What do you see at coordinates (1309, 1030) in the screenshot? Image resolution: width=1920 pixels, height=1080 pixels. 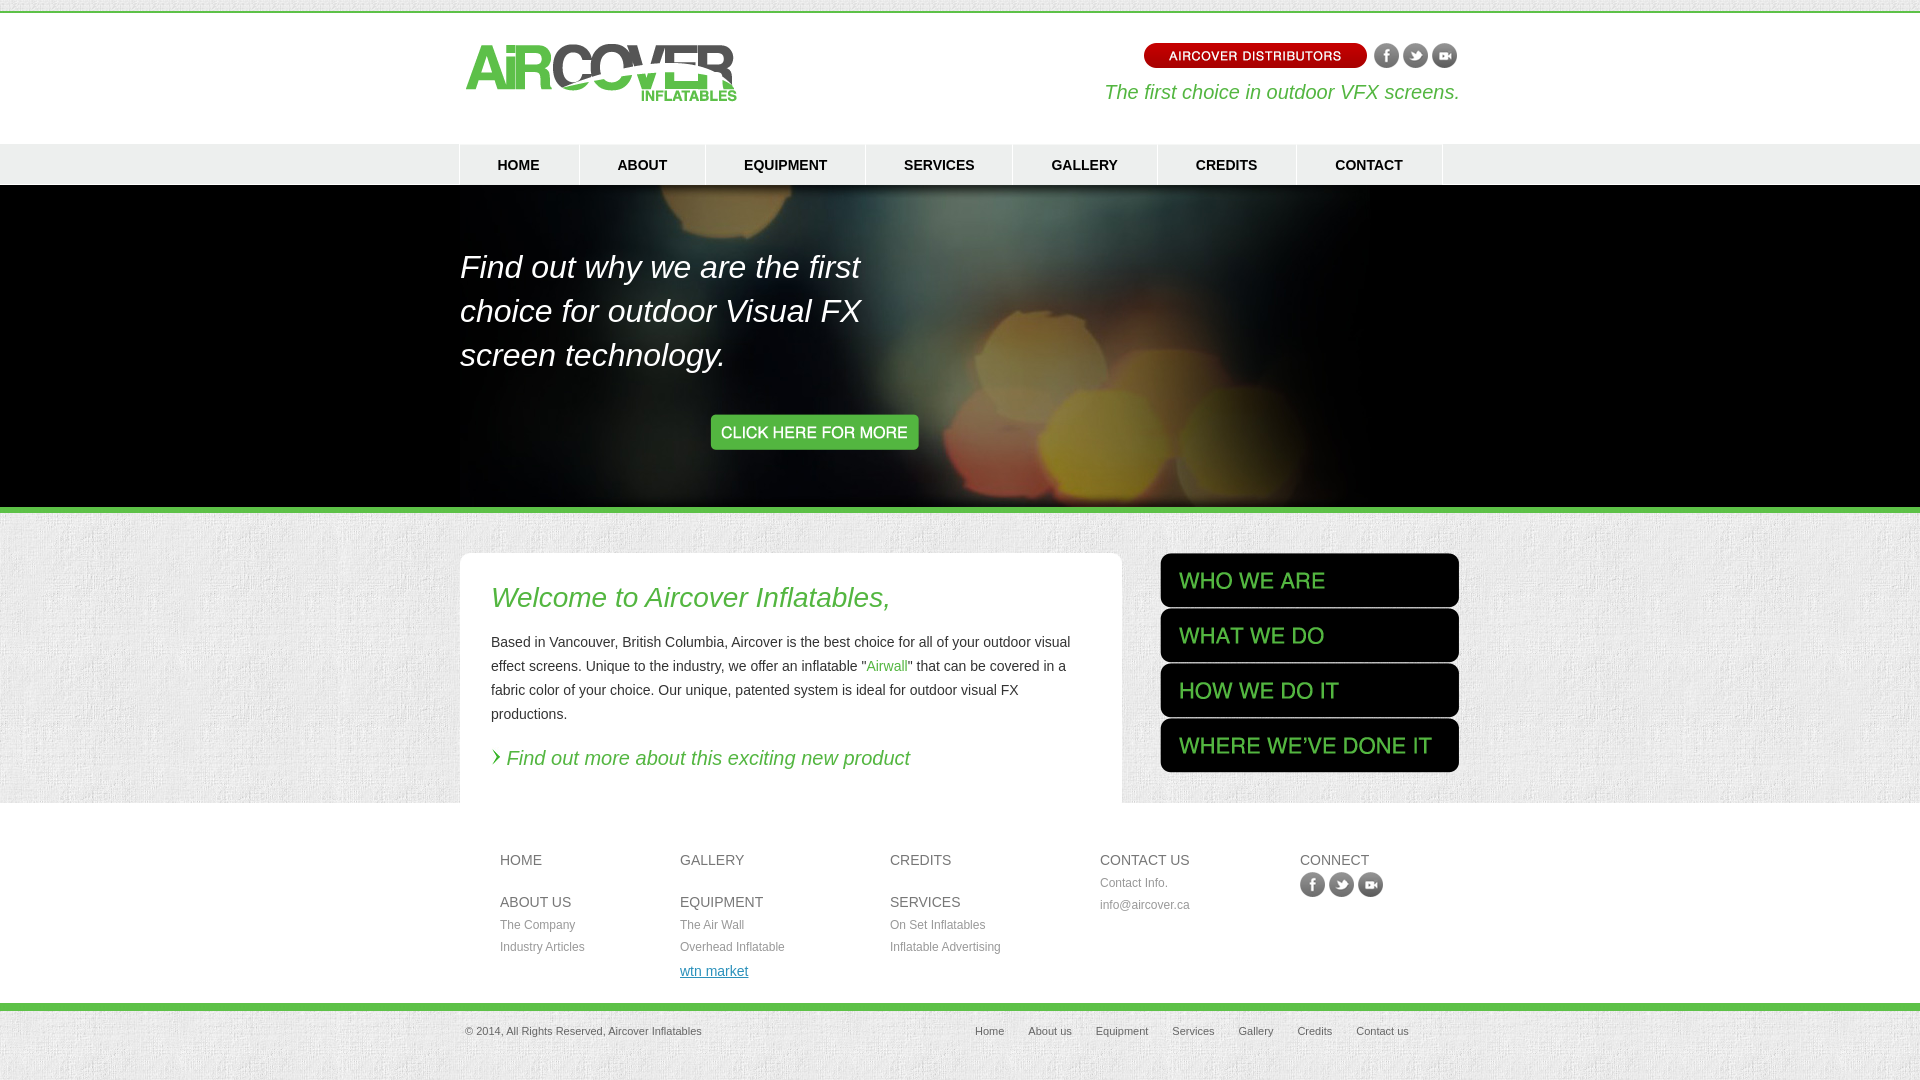 I see `'Credits'` at bounding box center [1309, 1030].